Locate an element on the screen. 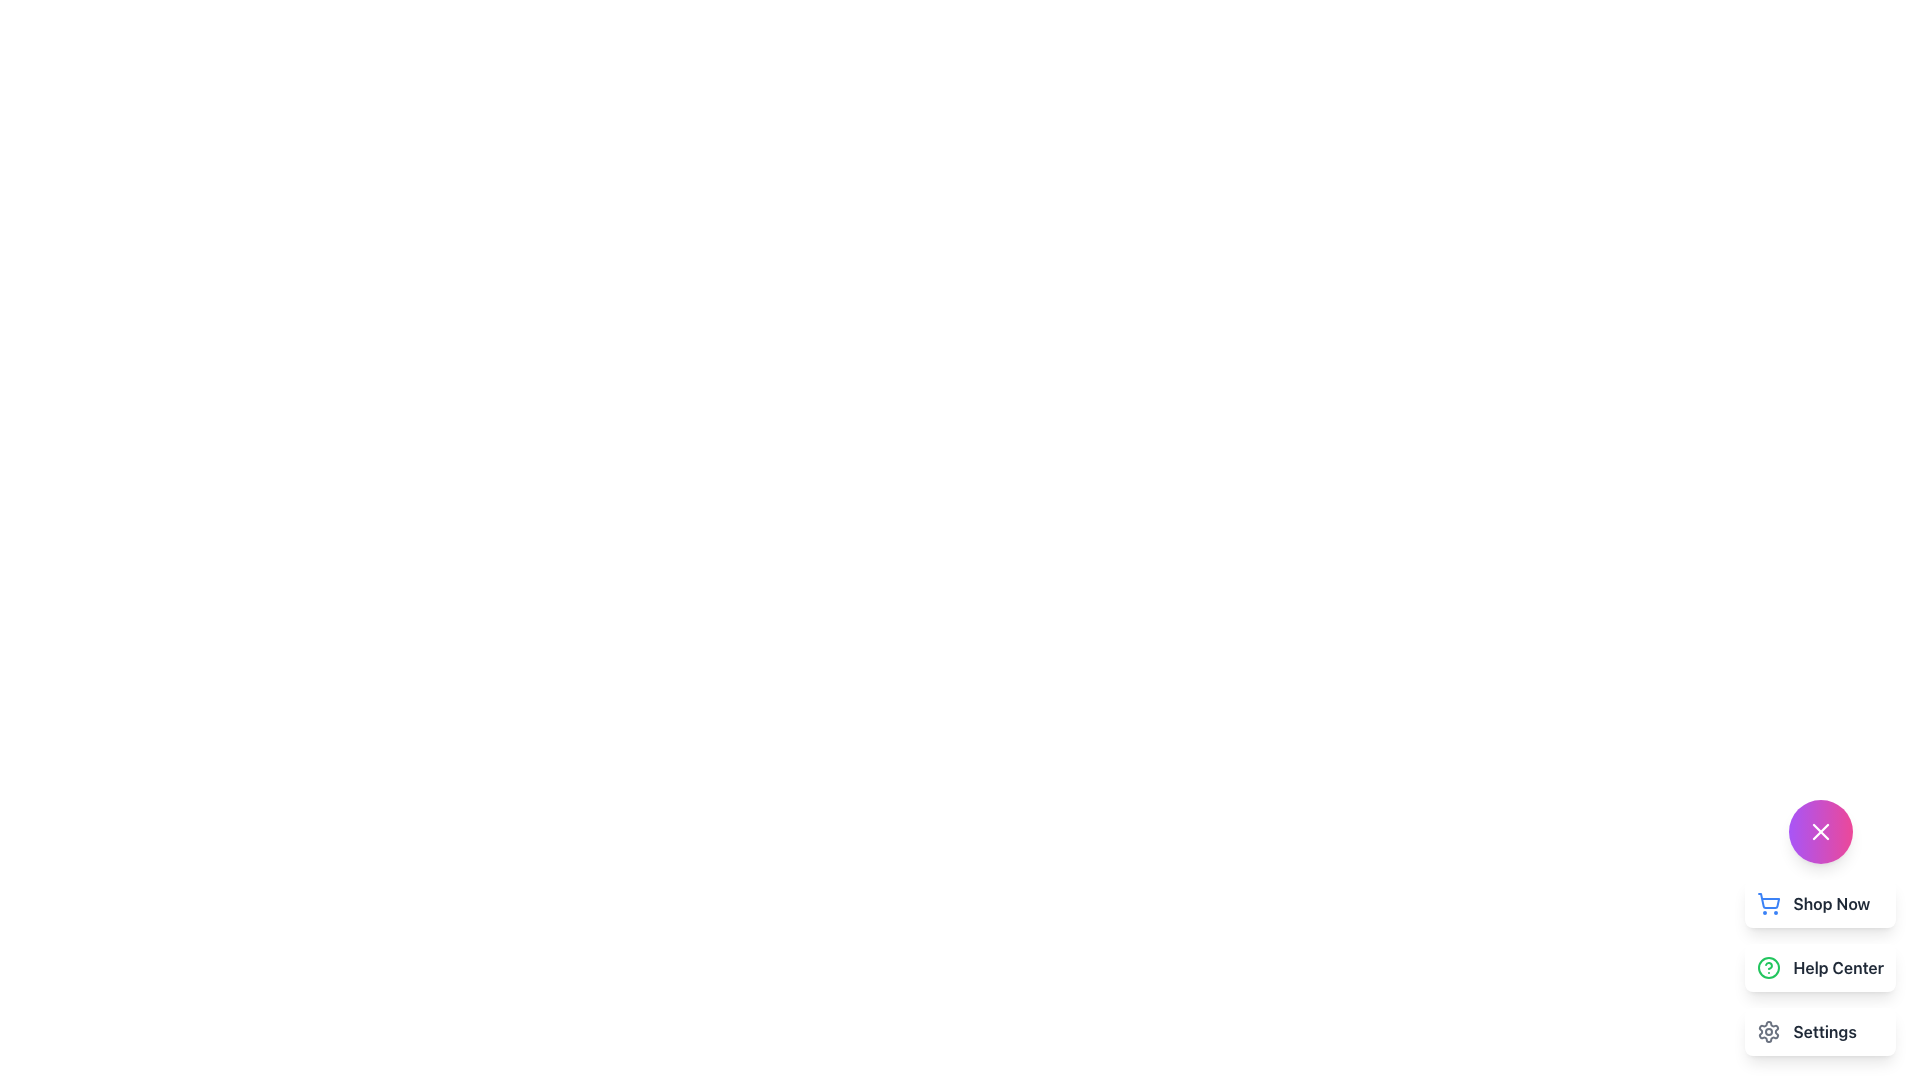  the shopping cart icon, which represents e-commerce functionality is located at coordinates (1769, 901).